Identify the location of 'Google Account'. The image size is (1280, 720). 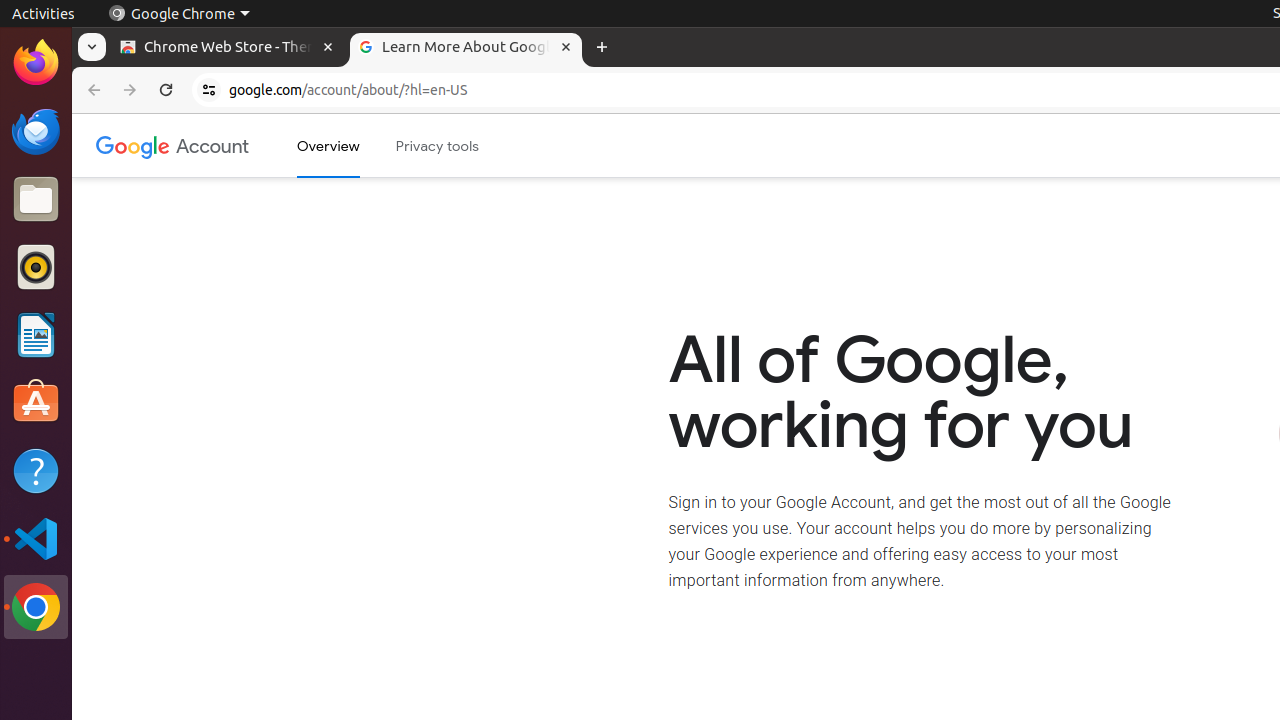
(212, 145).